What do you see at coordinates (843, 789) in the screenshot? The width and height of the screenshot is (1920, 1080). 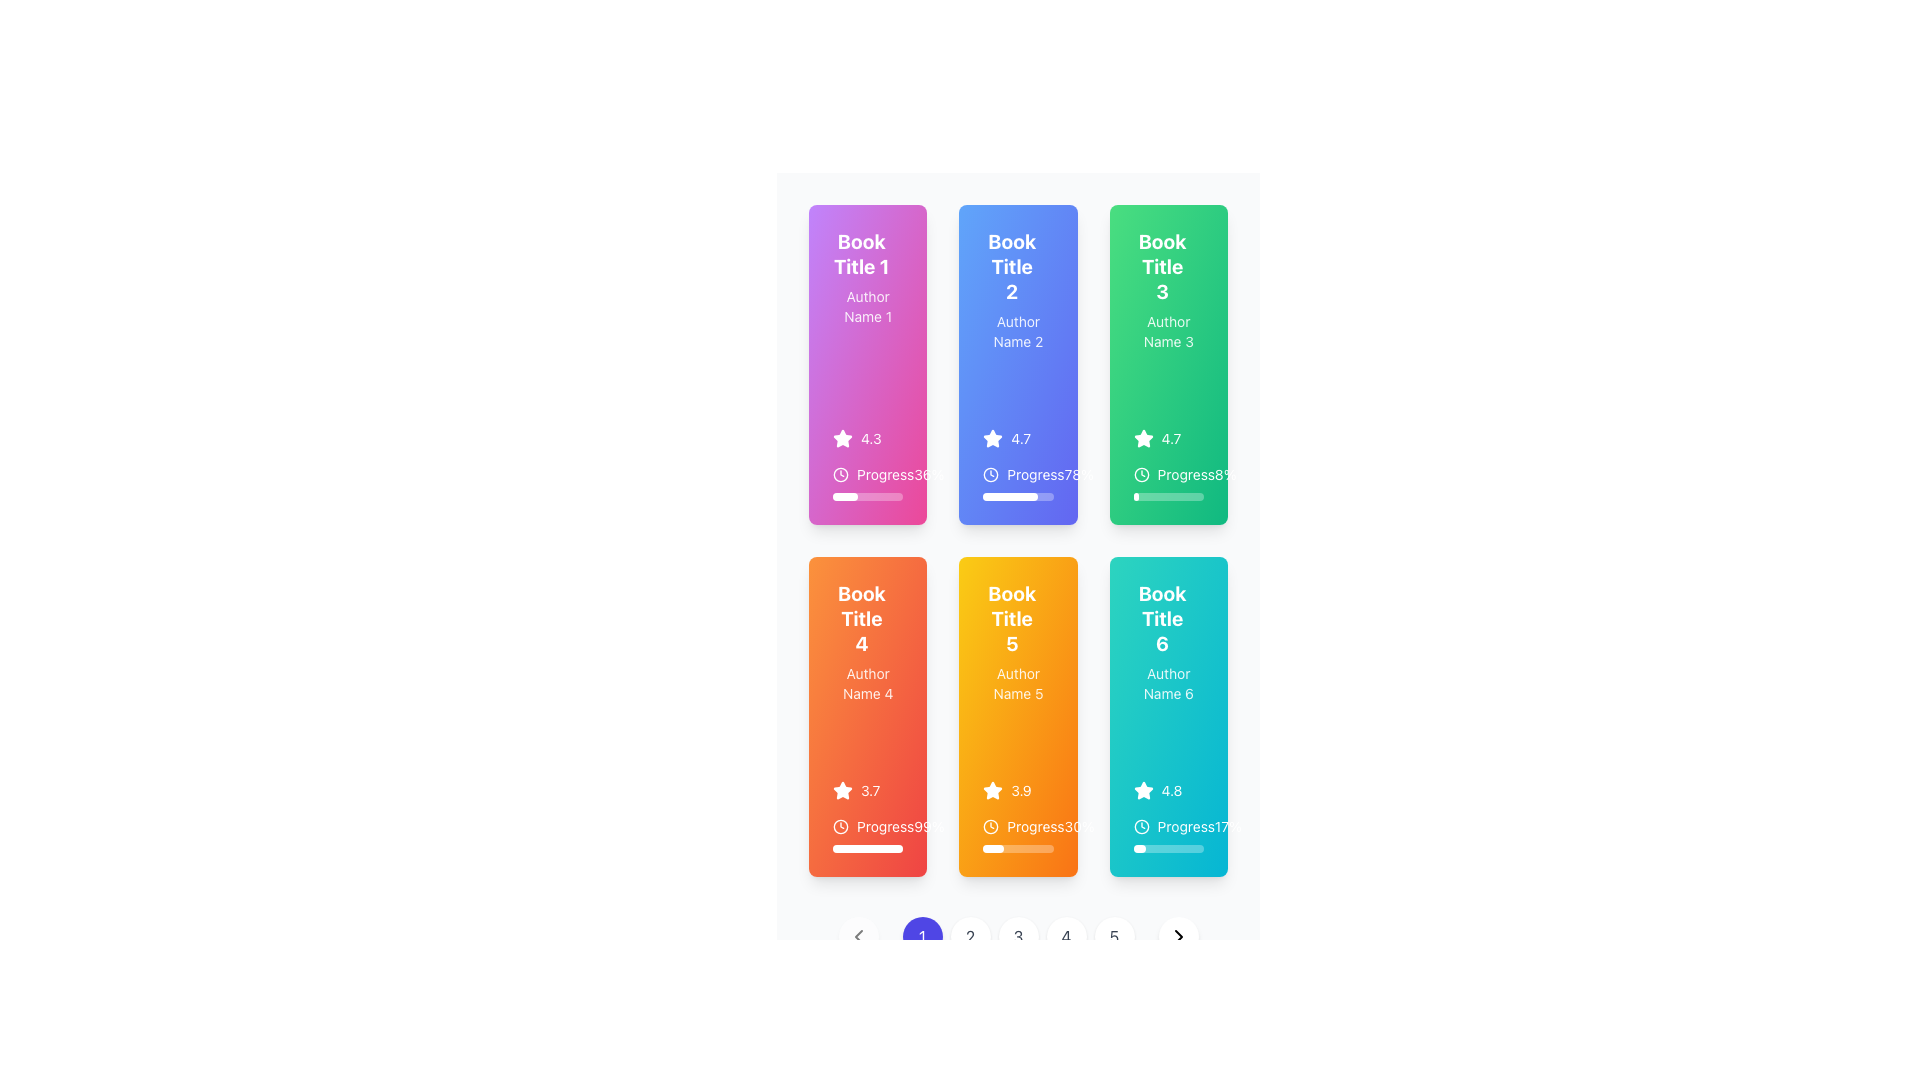 I see `star rating icon located in the fourth card of the grid, which is positioned in the second row and first column, to understand its rating symbolism` at bounding box center [843, 789].